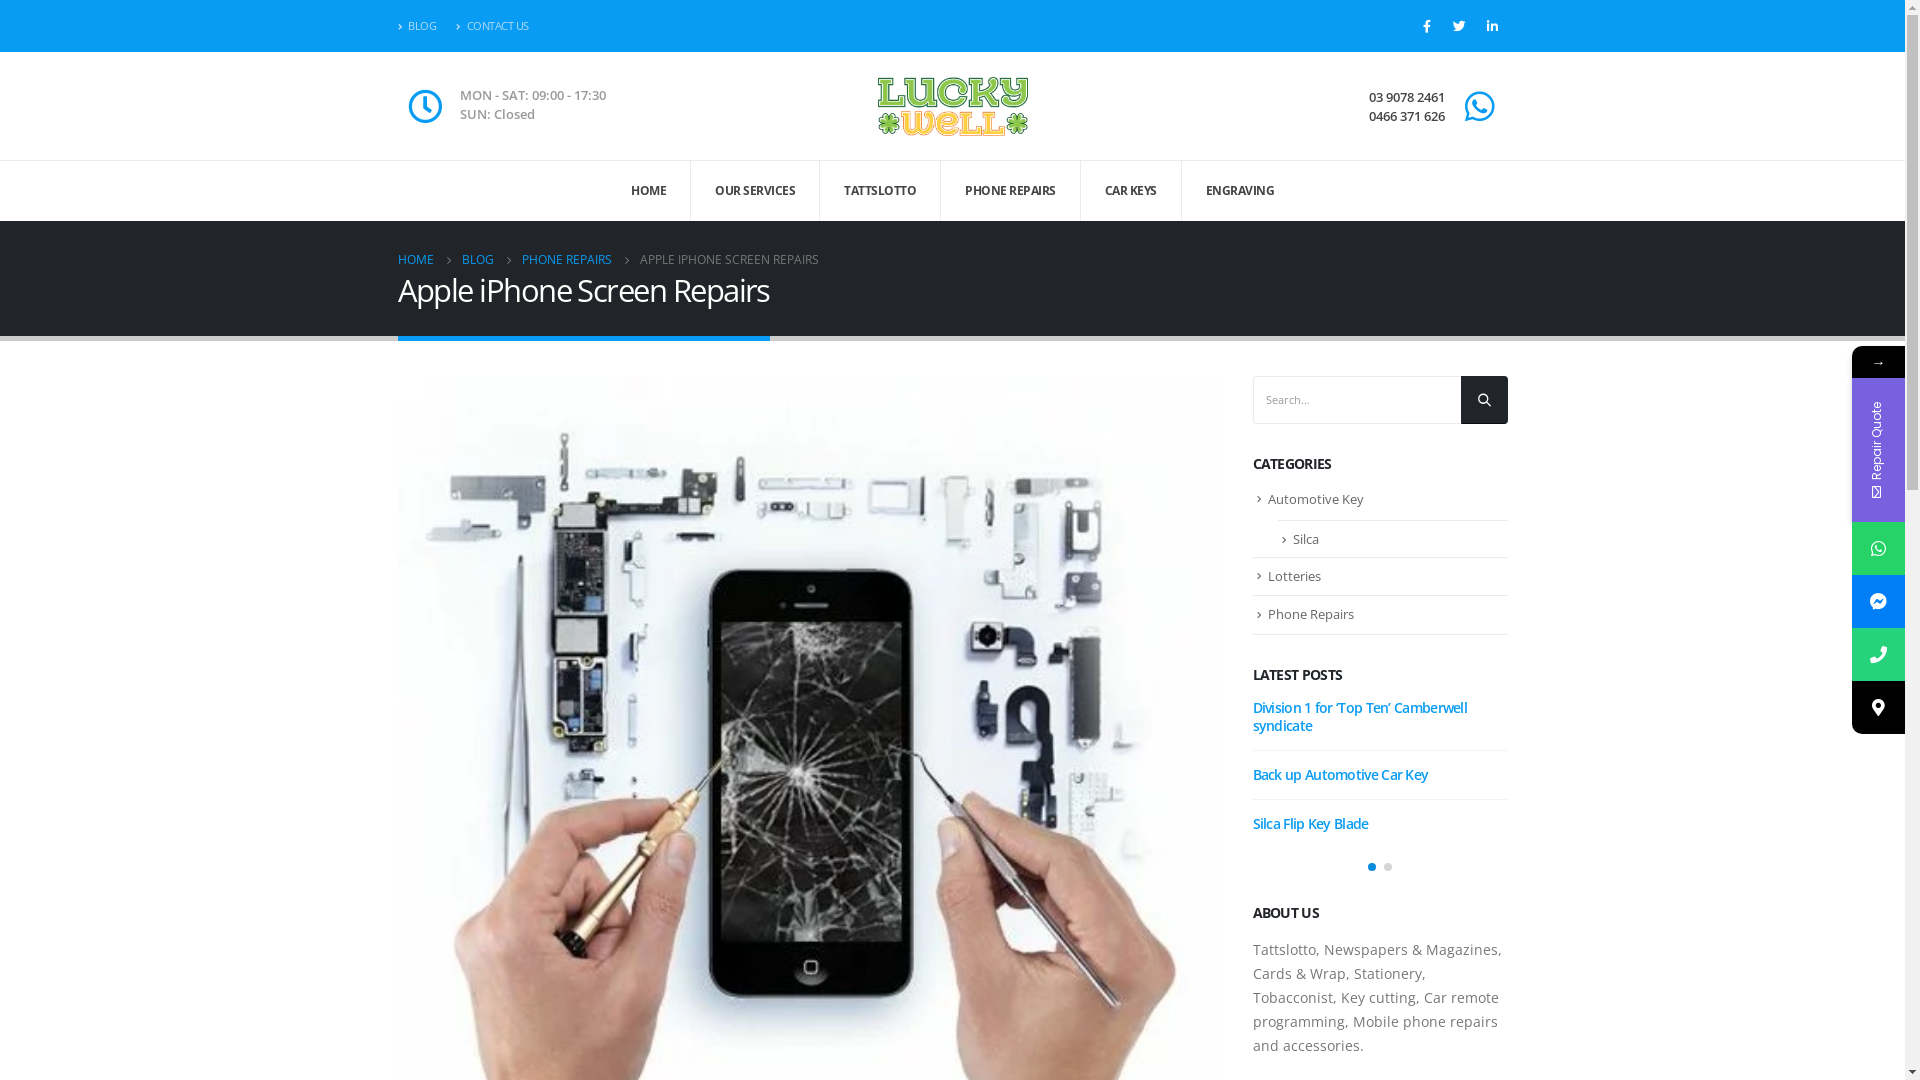 This screenshot has width=1920, height=1080. What do you see at coordinates (1877, 654) in the screenshot?
I see `'+61466371626'` at bounding box center [1877, 654].